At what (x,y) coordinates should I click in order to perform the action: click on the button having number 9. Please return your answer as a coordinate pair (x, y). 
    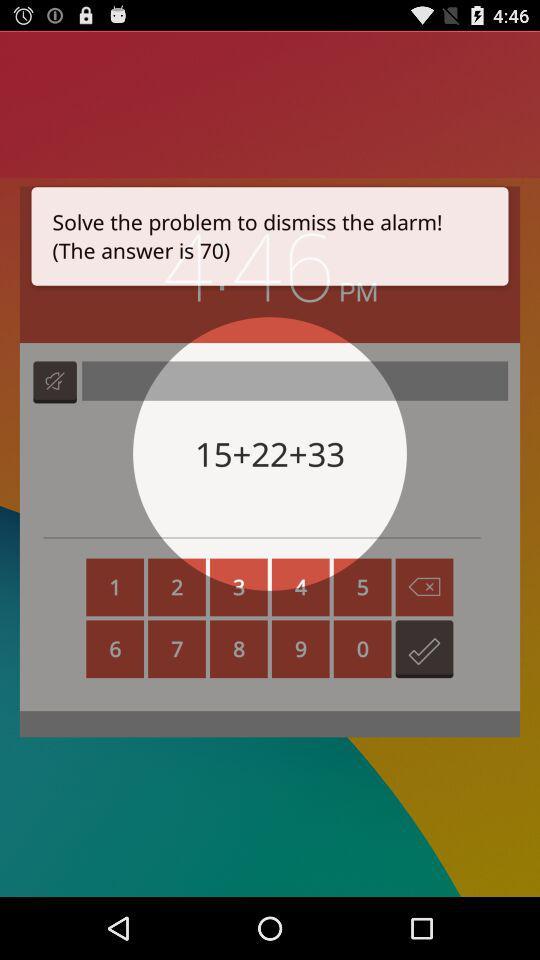
    Looking at the image, I should click on (299, 647).